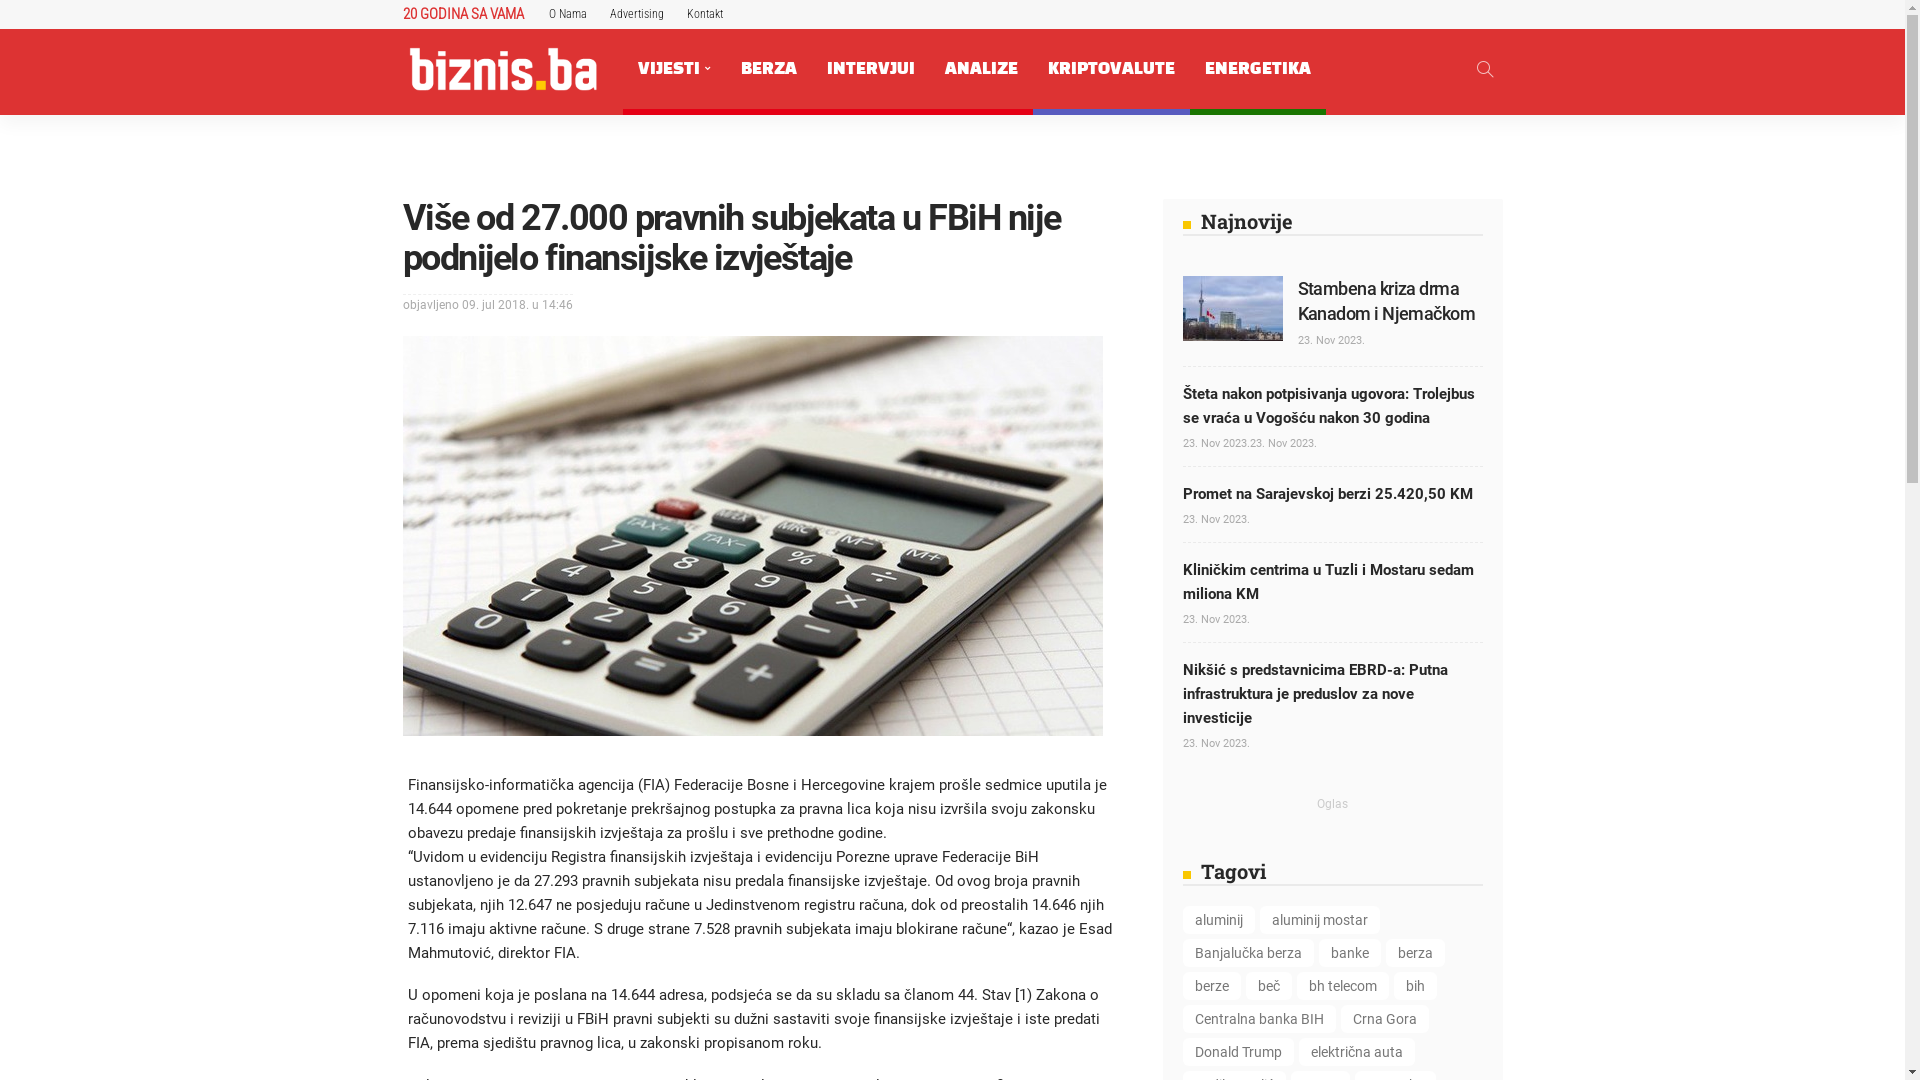 The width and height of the screenshot is (1920, 1080). What do you see at coordinates (811, 68) in the screenshot?
I see `'INTERVJUI'` at bounding box center [811, 68].